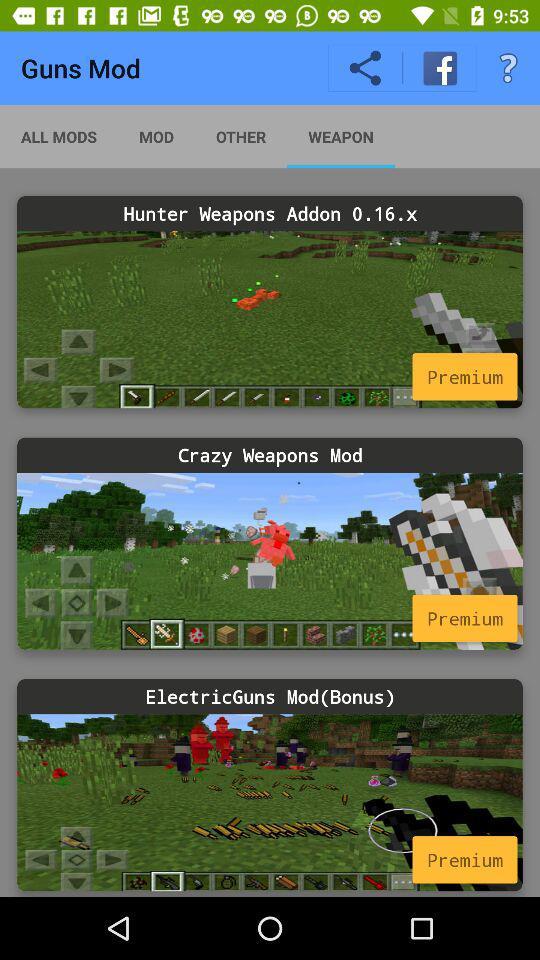 The image size is (540, 960). What do you see at coordinates (270, 802) in the screenshot?
I see `mod` at bounding box center [270, 802].